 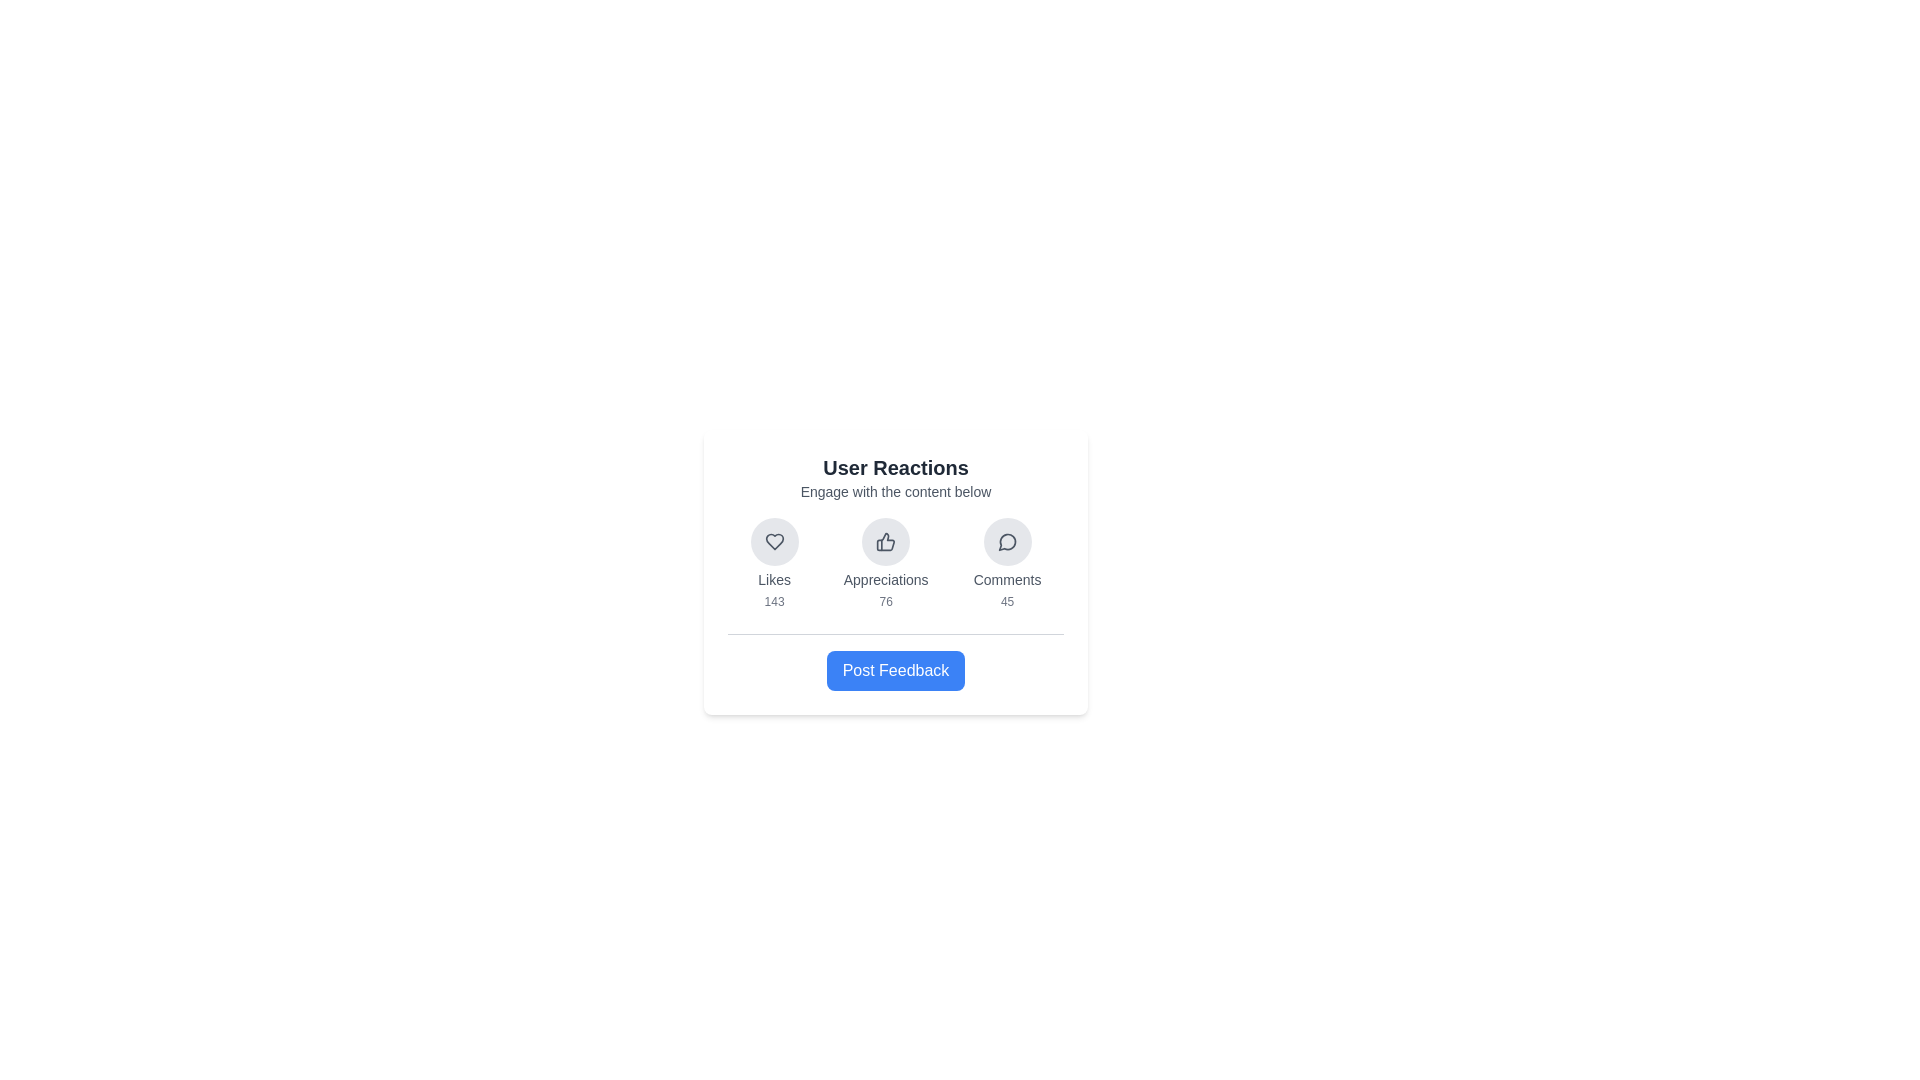 I want to click on the small text label displaying the number '76' in gray font, which is located below the thumbs-up icon and the label 'Appreciations' in the user reaction group, so click(x=885, y=600).